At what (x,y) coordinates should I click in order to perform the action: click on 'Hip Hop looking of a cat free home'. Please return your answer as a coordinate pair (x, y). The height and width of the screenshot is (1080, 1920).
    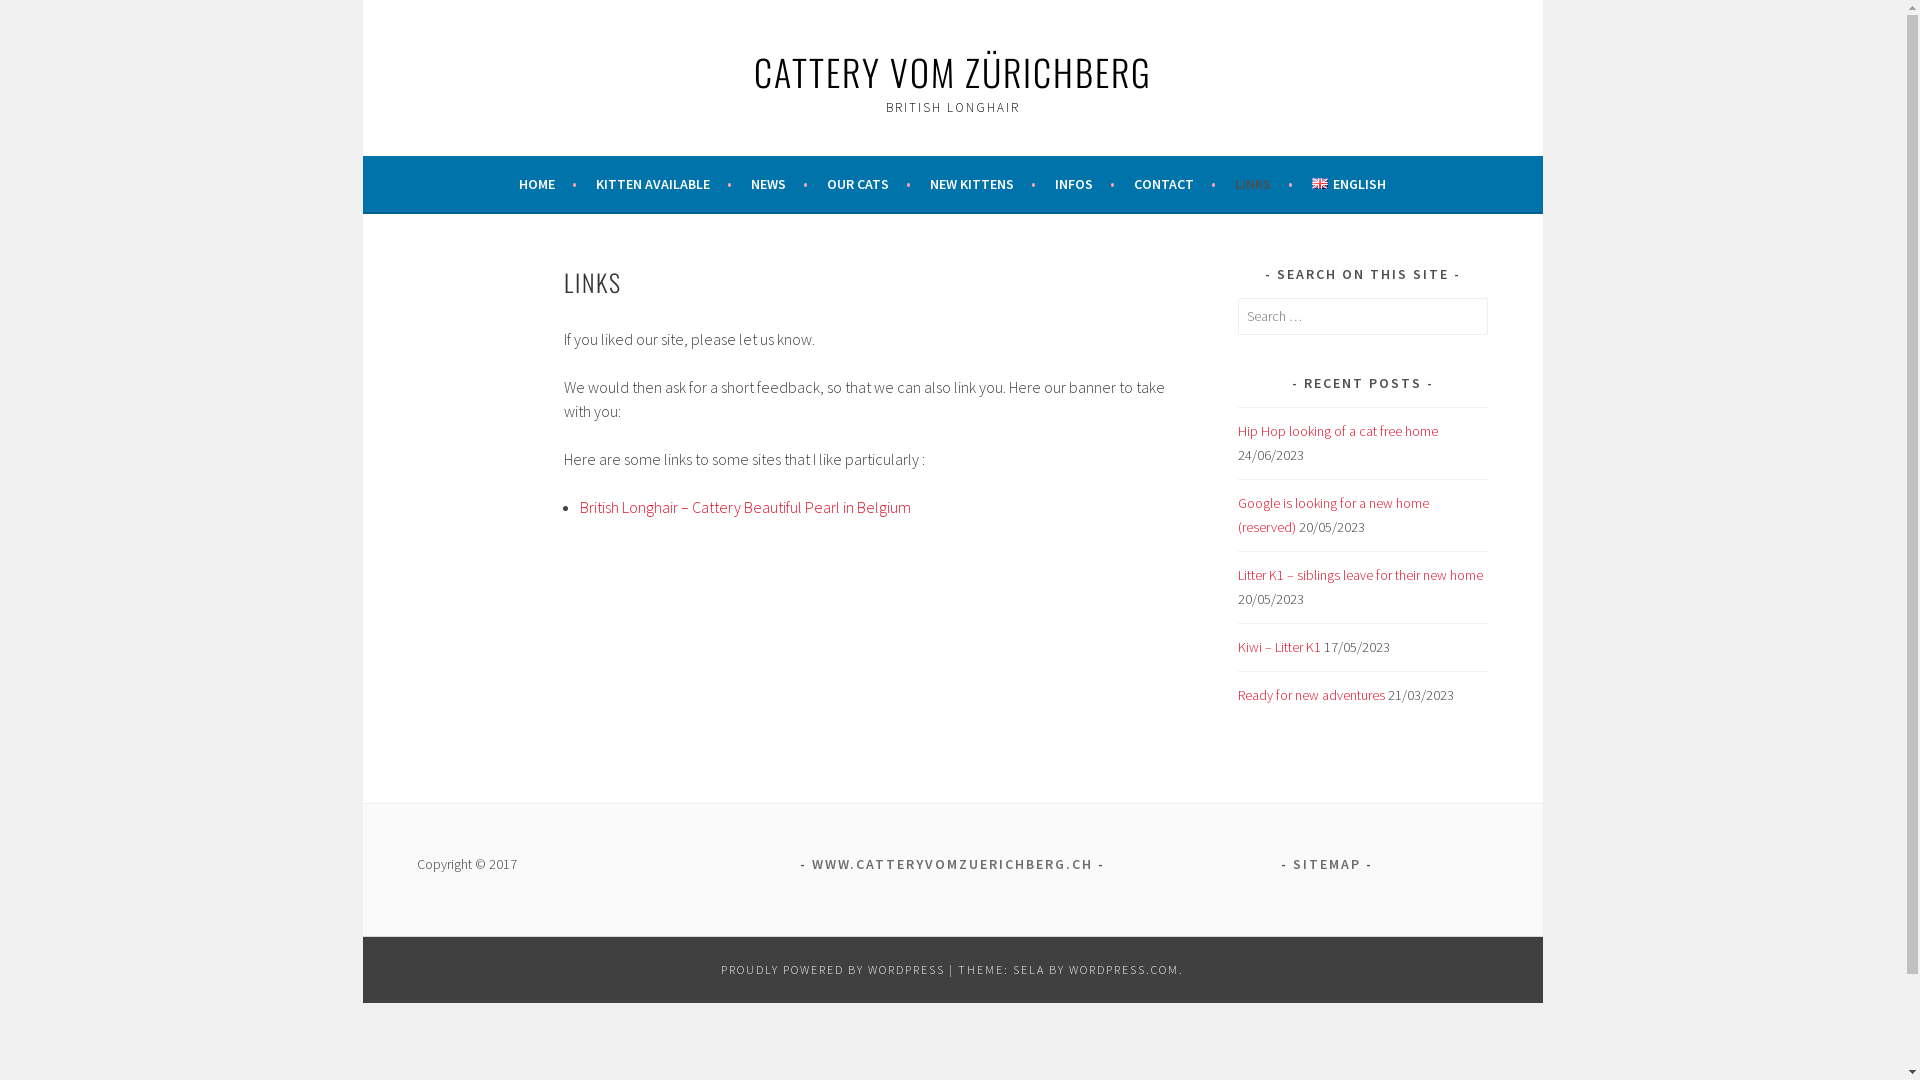
    Looking at the image, I should click on (1338, 430).